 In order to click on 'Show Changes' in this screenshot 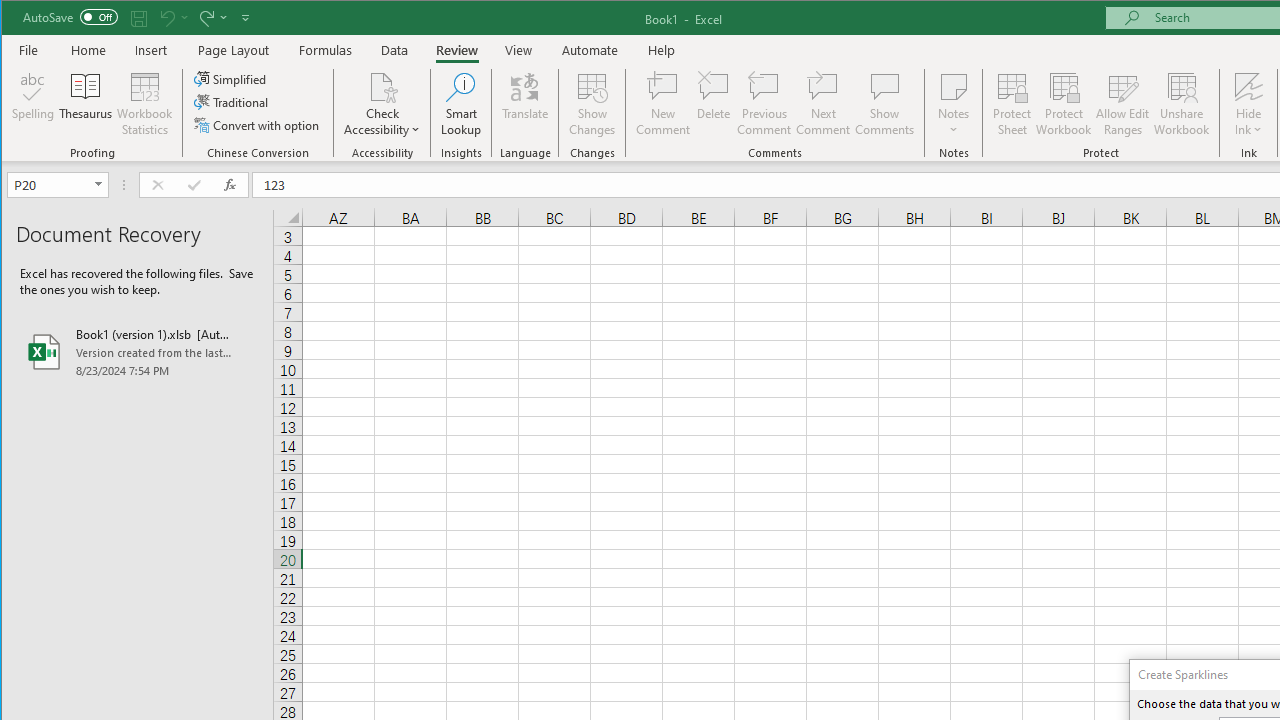, I will do `click(591, 104)`.